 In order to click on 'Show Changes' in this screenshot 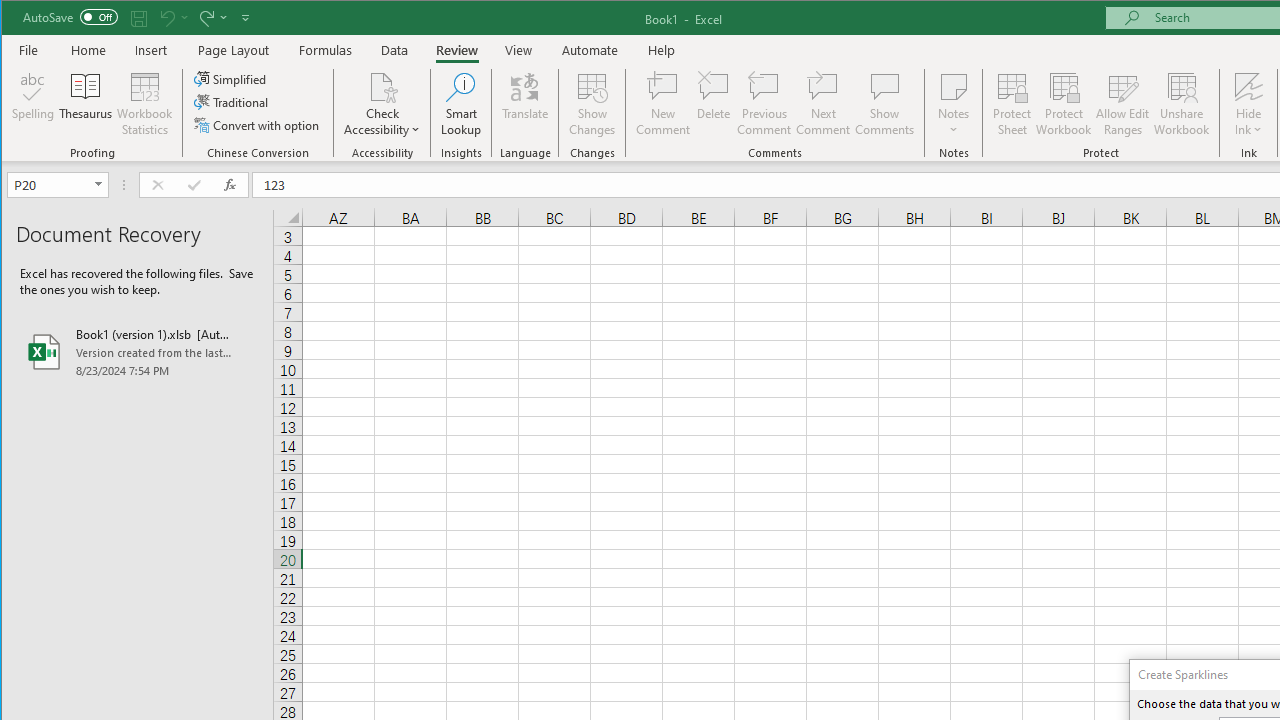, I will do `click(591, 104)`.